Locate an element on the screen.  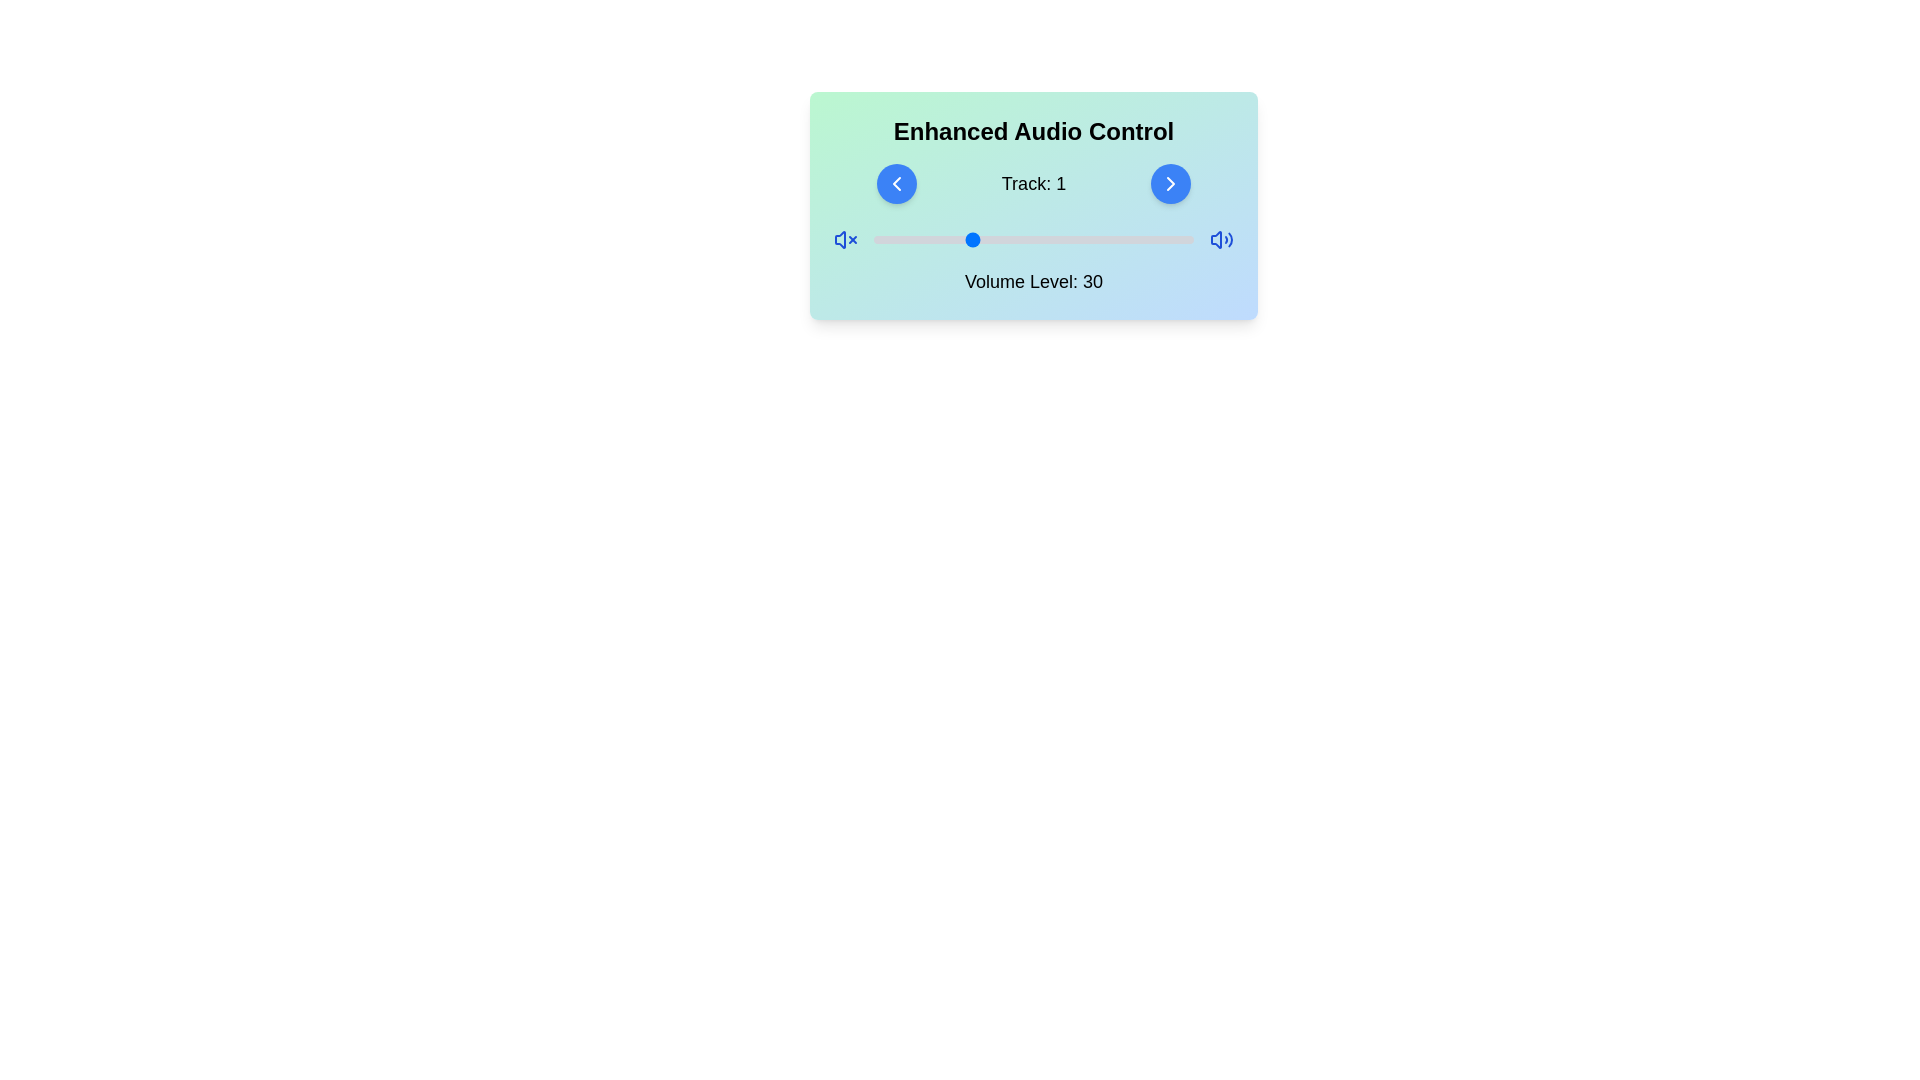
the volume slider to set the volume to 0% is located at coordinates (873, 238).